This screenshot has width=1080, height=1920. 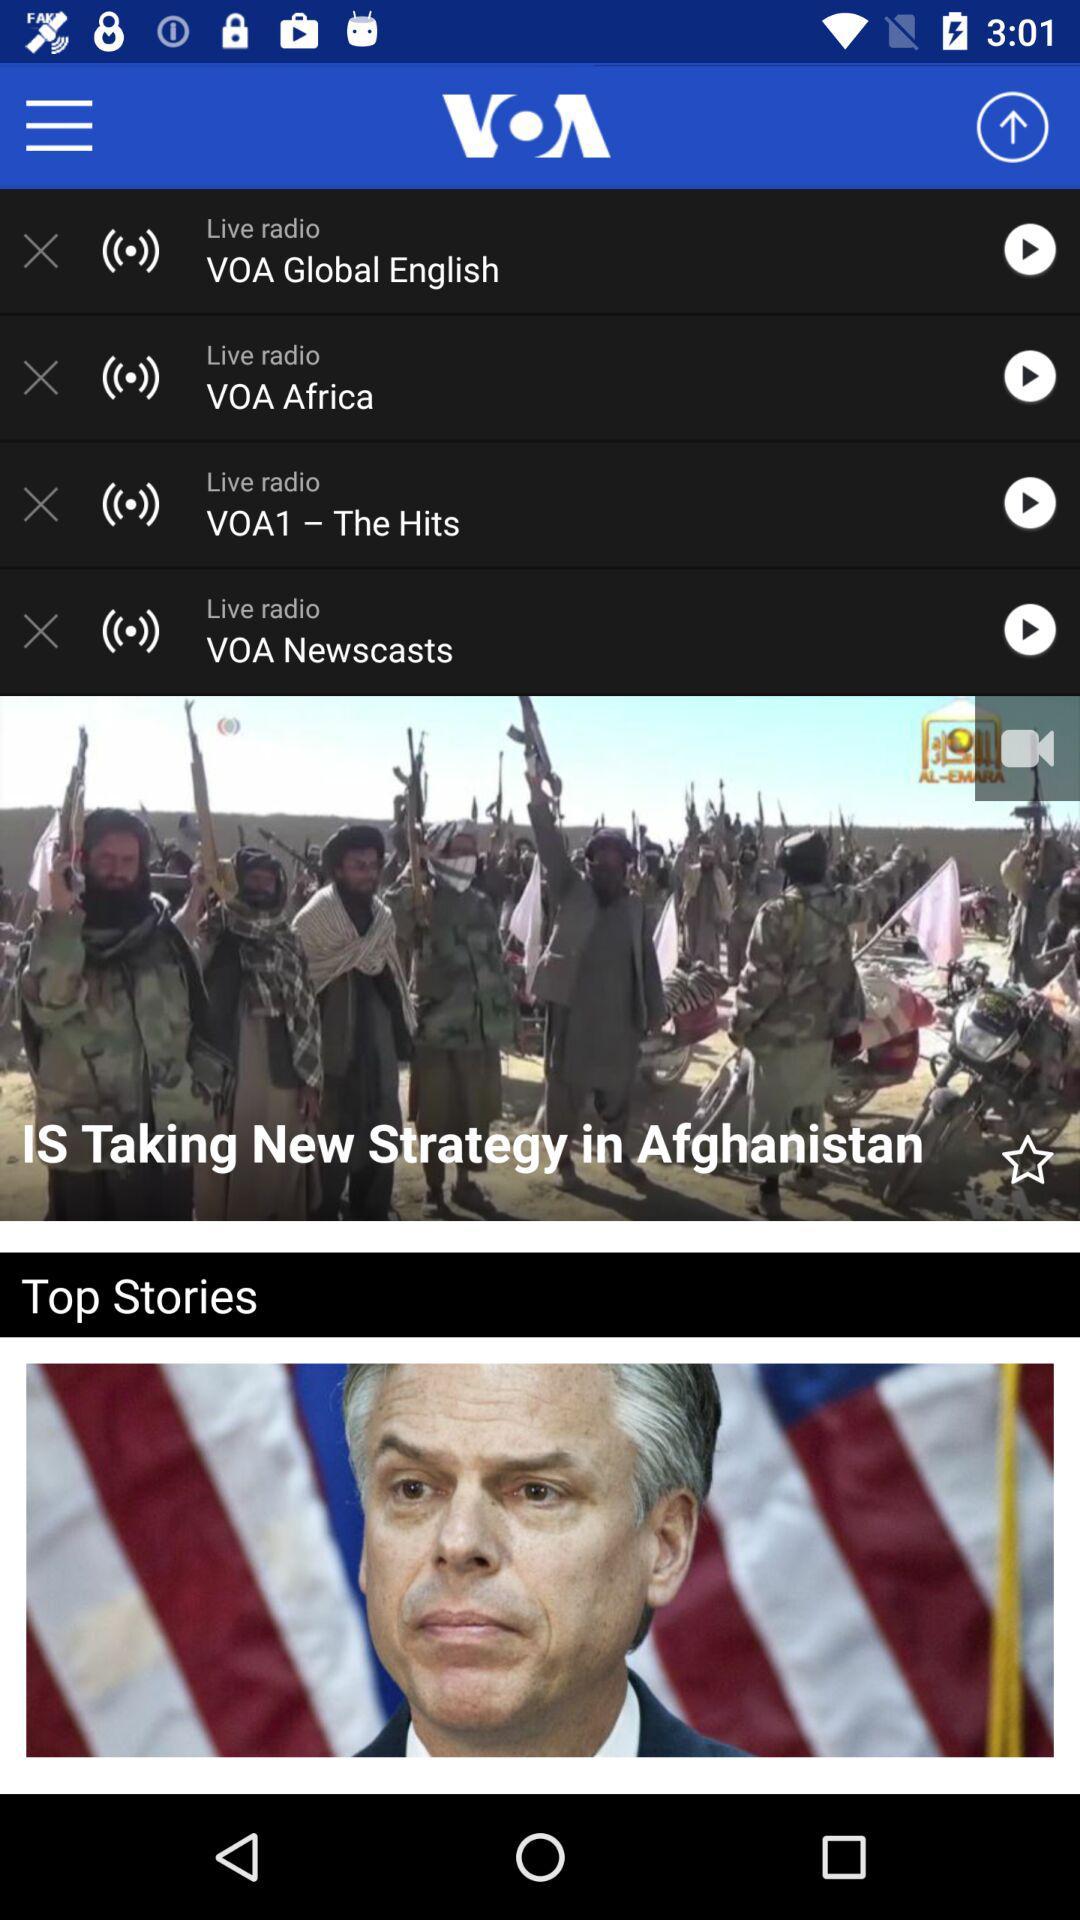 What do you see at coordinates (540, 1788) in the screenshot?
I see `trump s pick icon` at bounding box center [540, 1788].